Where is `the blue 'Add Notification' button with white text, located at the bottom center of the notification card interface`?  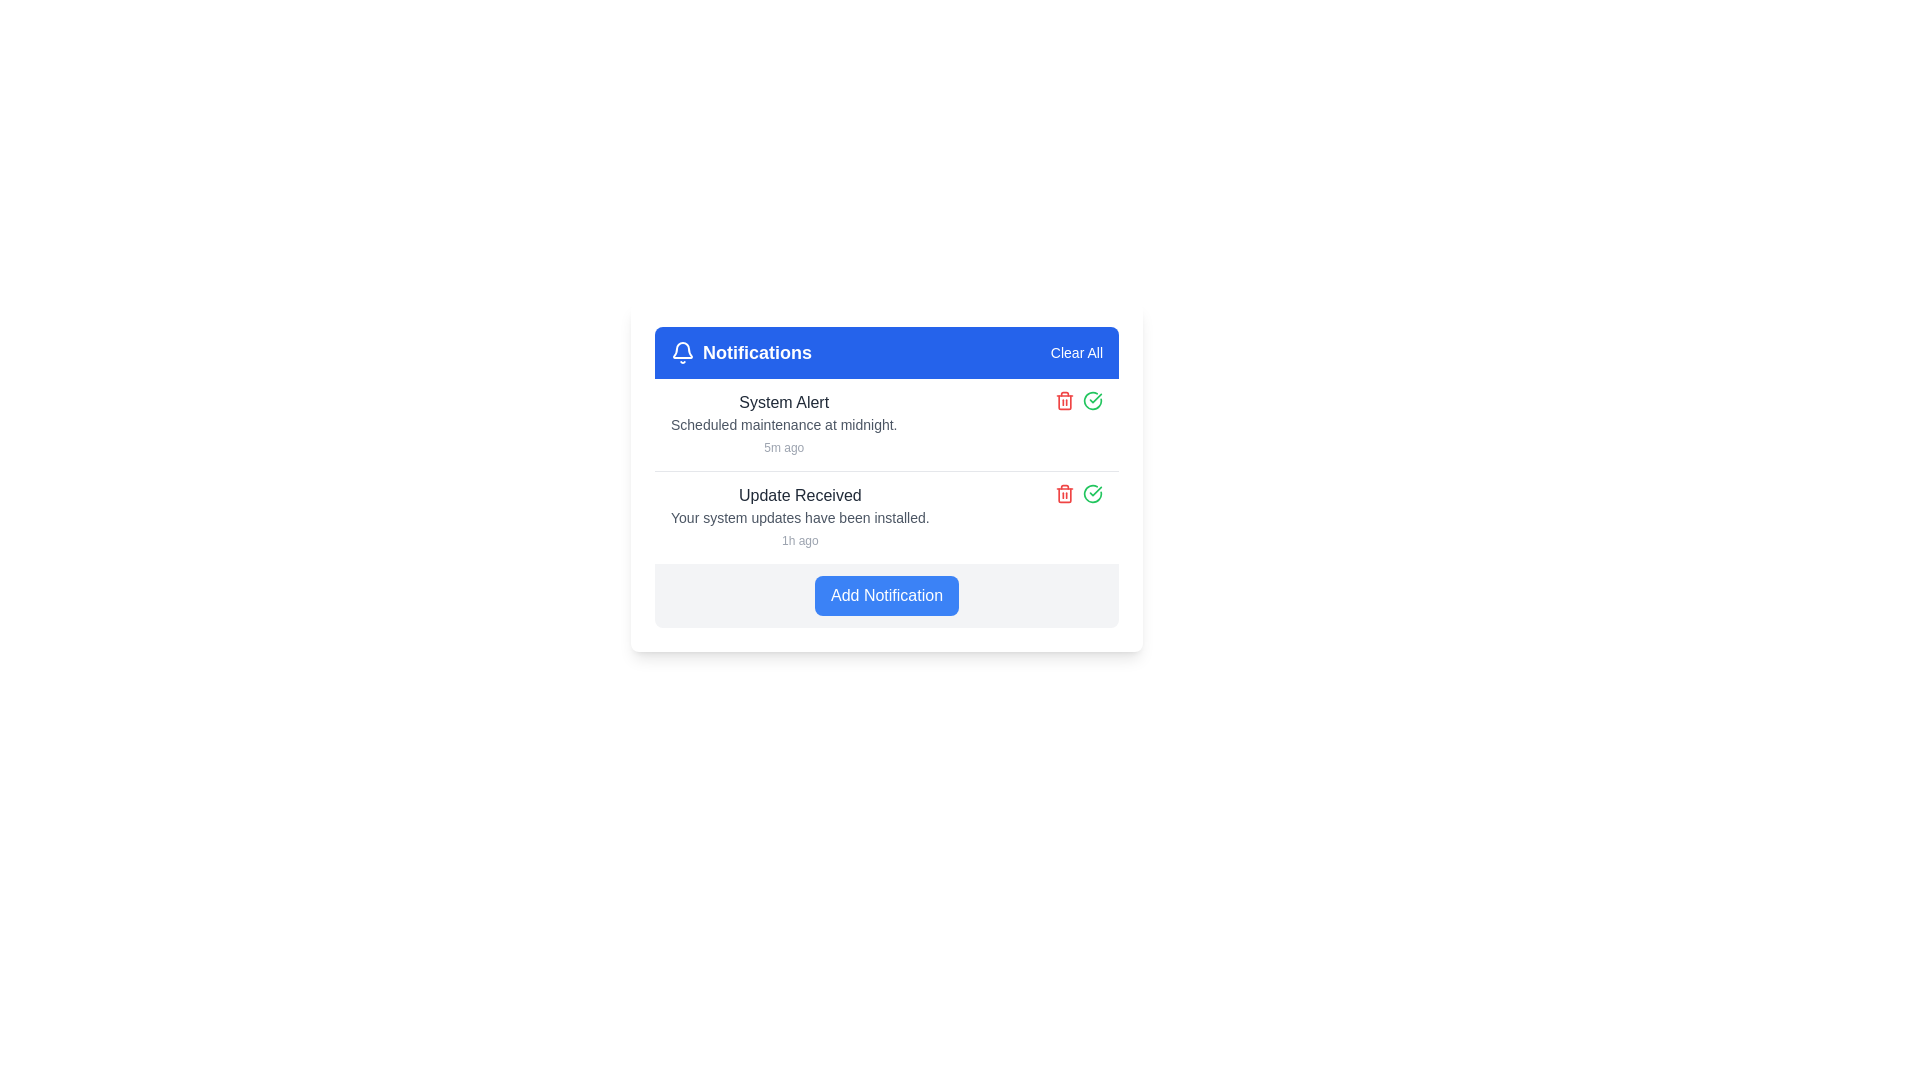 the blue 'Add Notification' button with white text, located at the bottom center of the notification card interface is located at coordinates (886, 595).